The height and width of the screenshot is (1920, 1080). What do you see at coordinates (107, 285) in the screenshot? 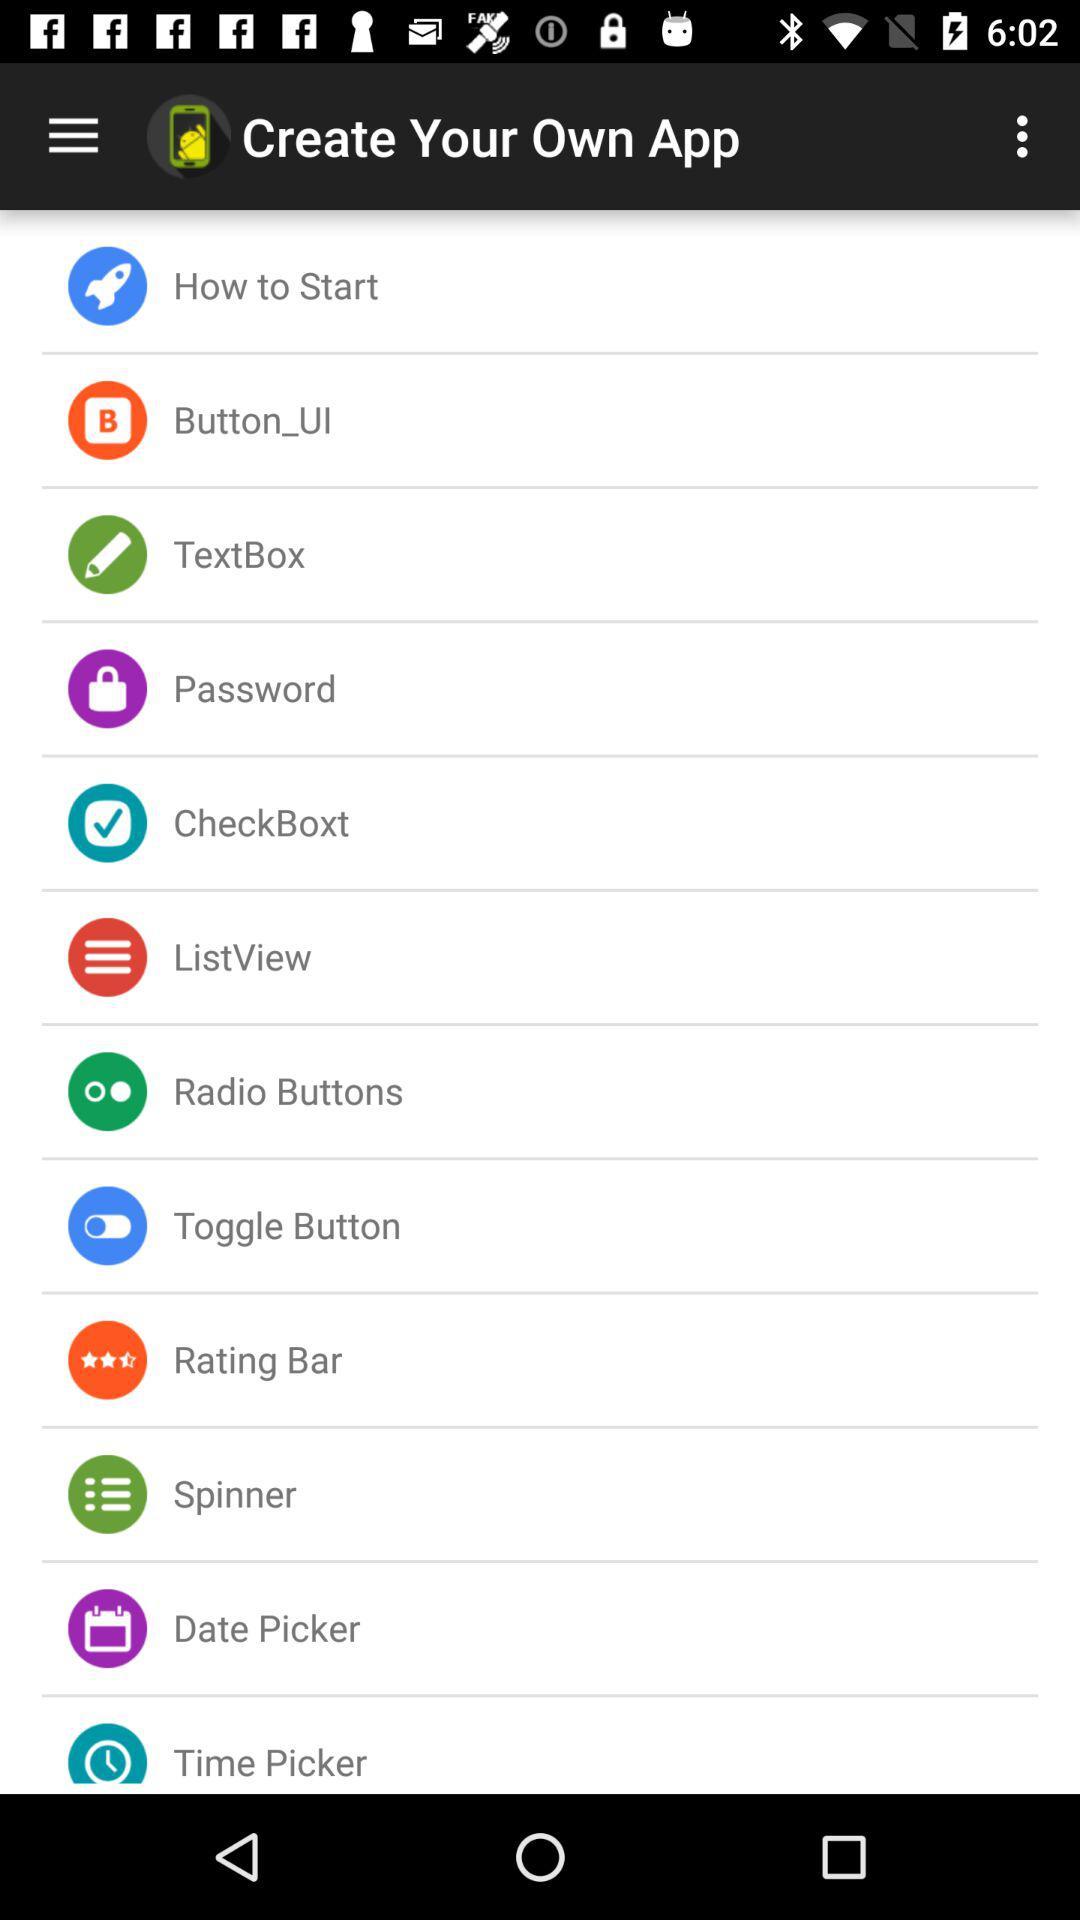
I see `the icon on left to the button how to start on the web page` at bounding box center [107, 285].